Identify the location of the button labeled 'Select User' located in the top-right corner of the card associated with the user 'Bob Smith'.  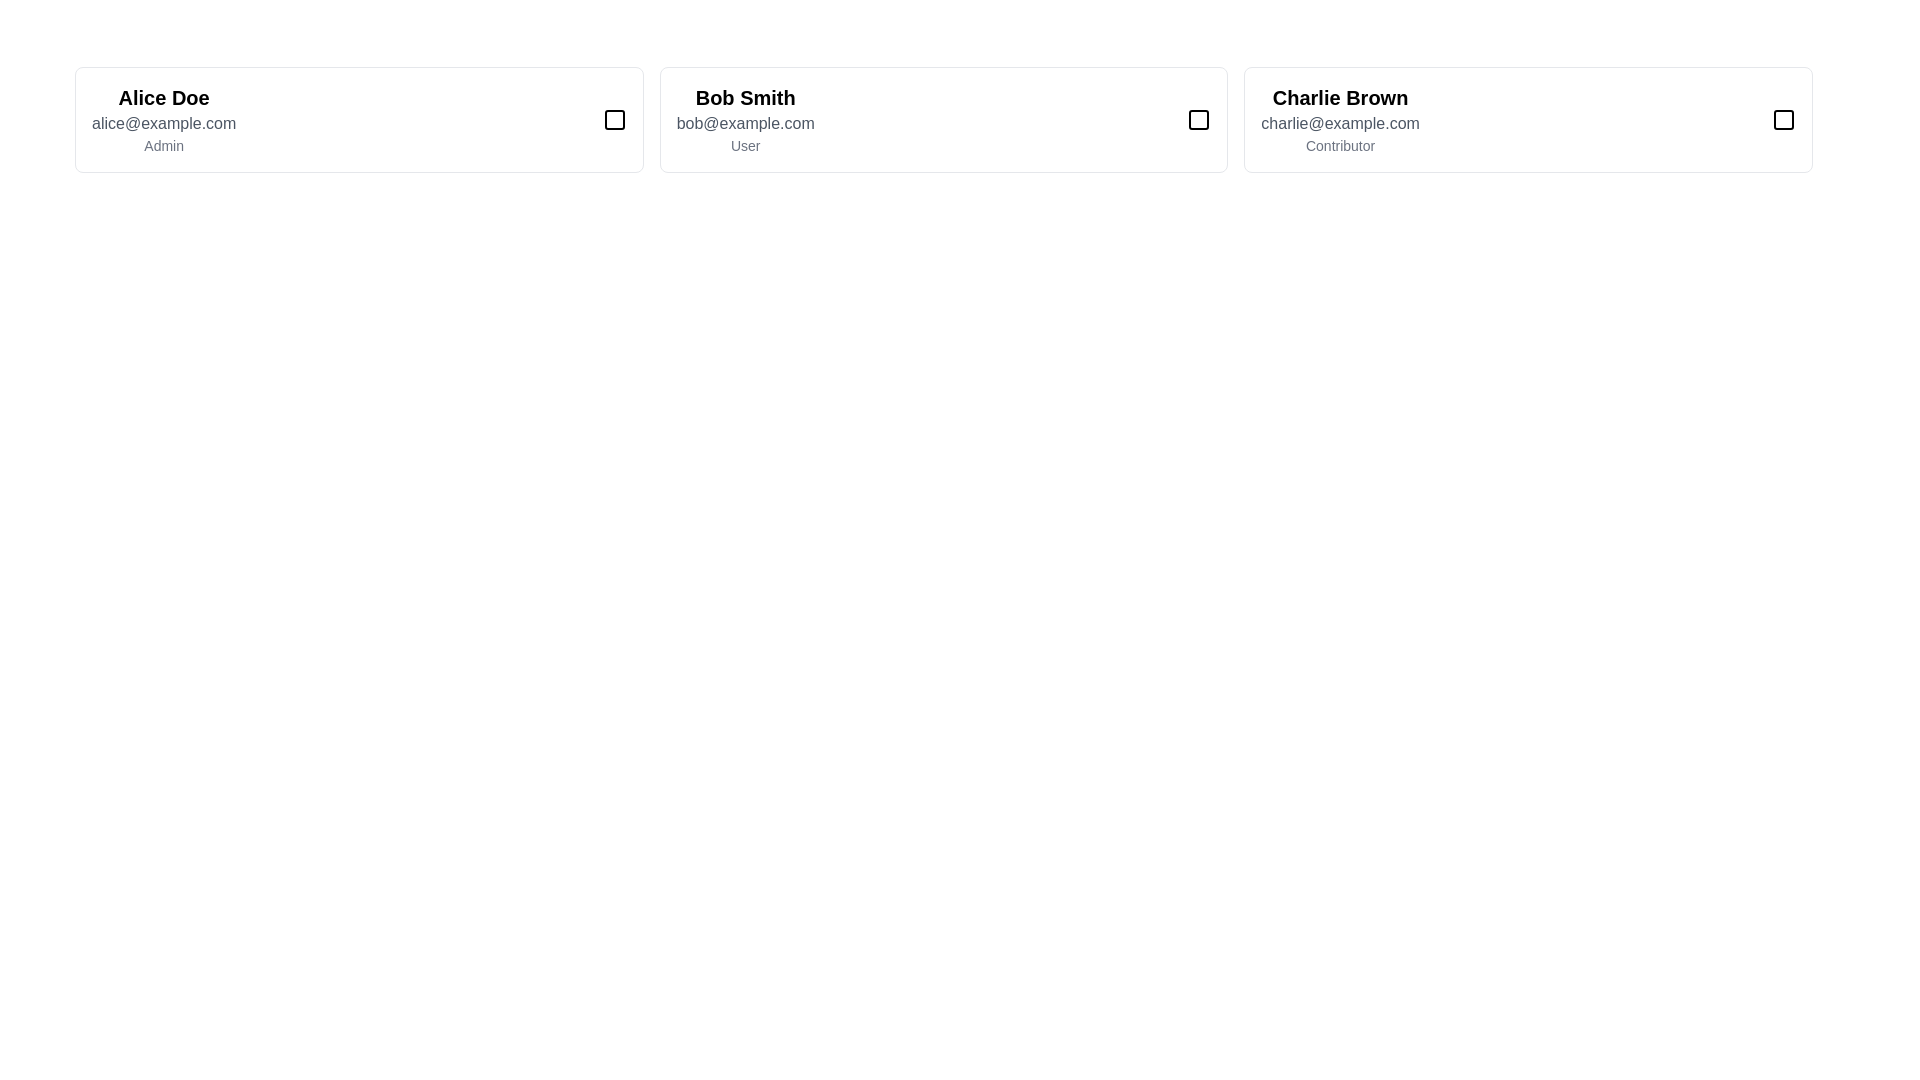
(1199, 119).